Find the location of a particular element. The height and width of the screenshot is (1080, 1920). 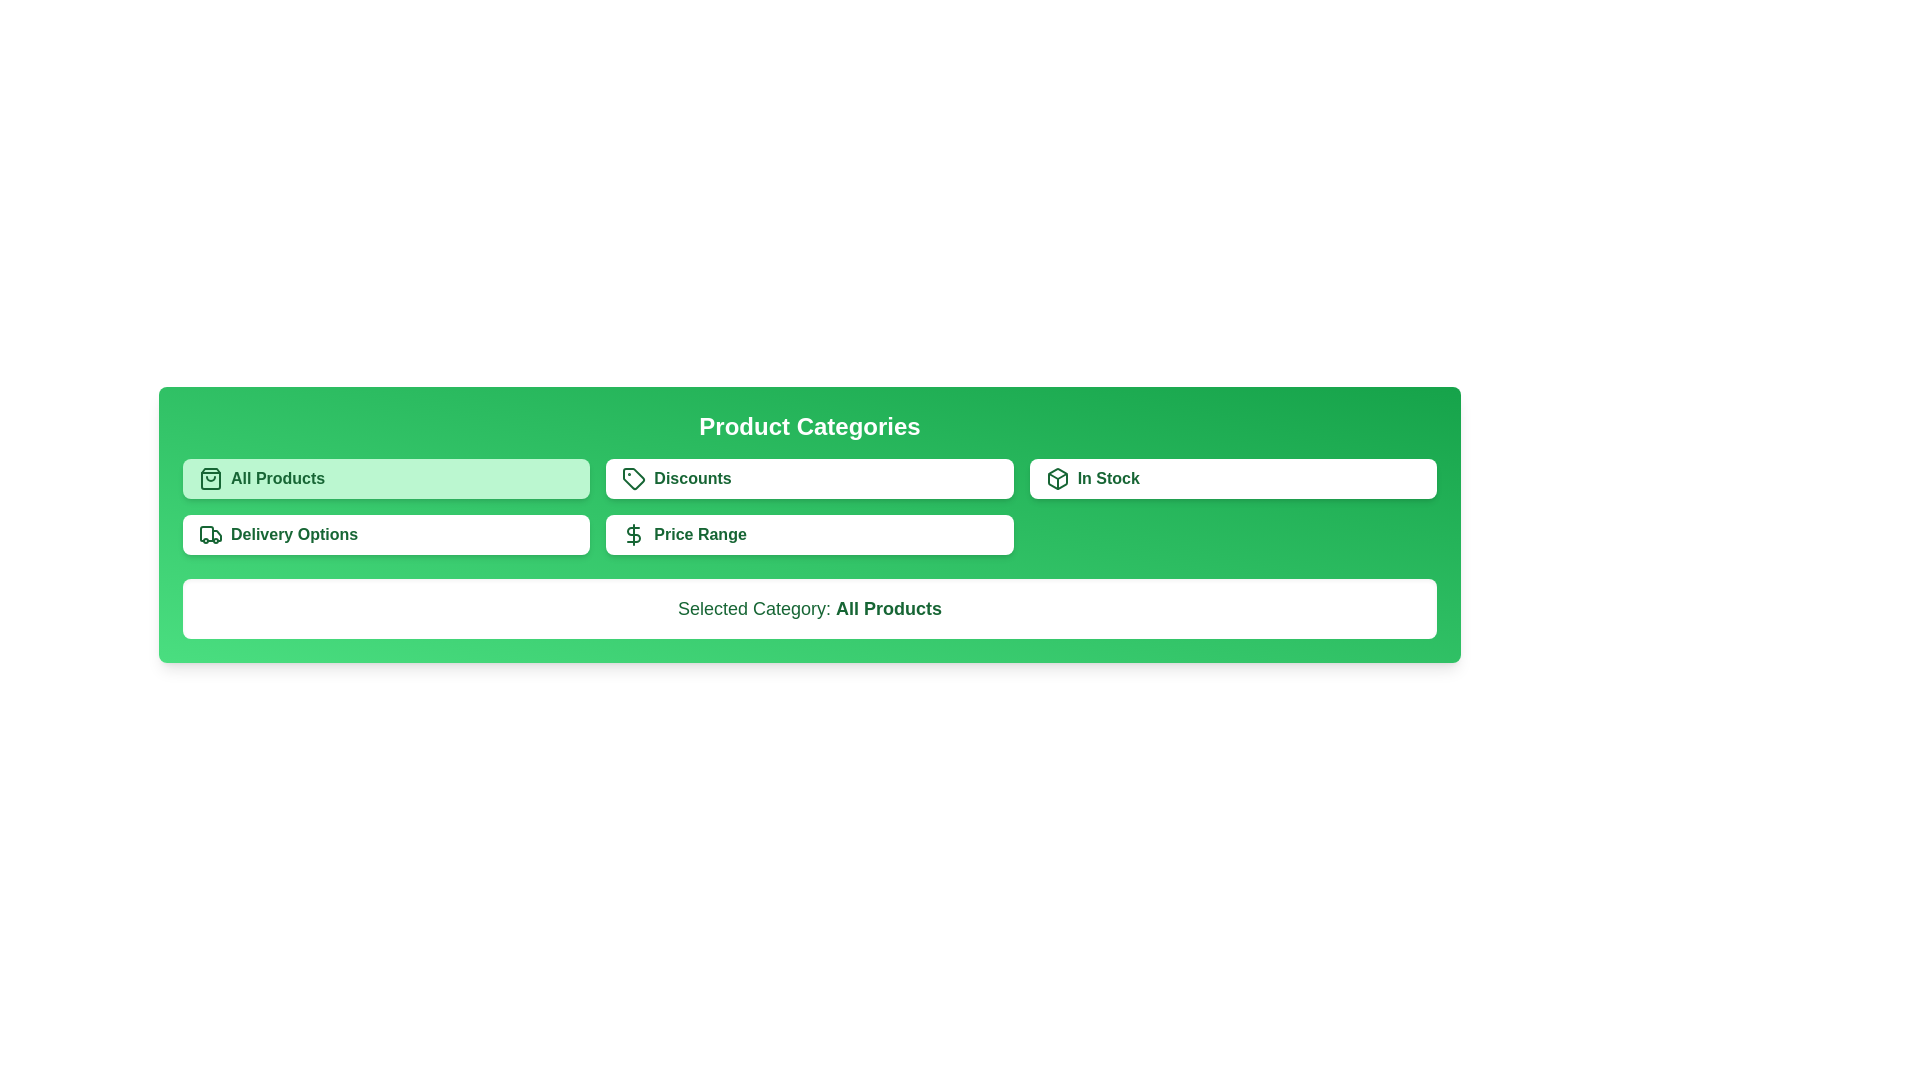

the price tag icon in the Discounts category, which is styled with a green fill and white outline, located in the second column of the main grid is located at coordinates (633, 478).